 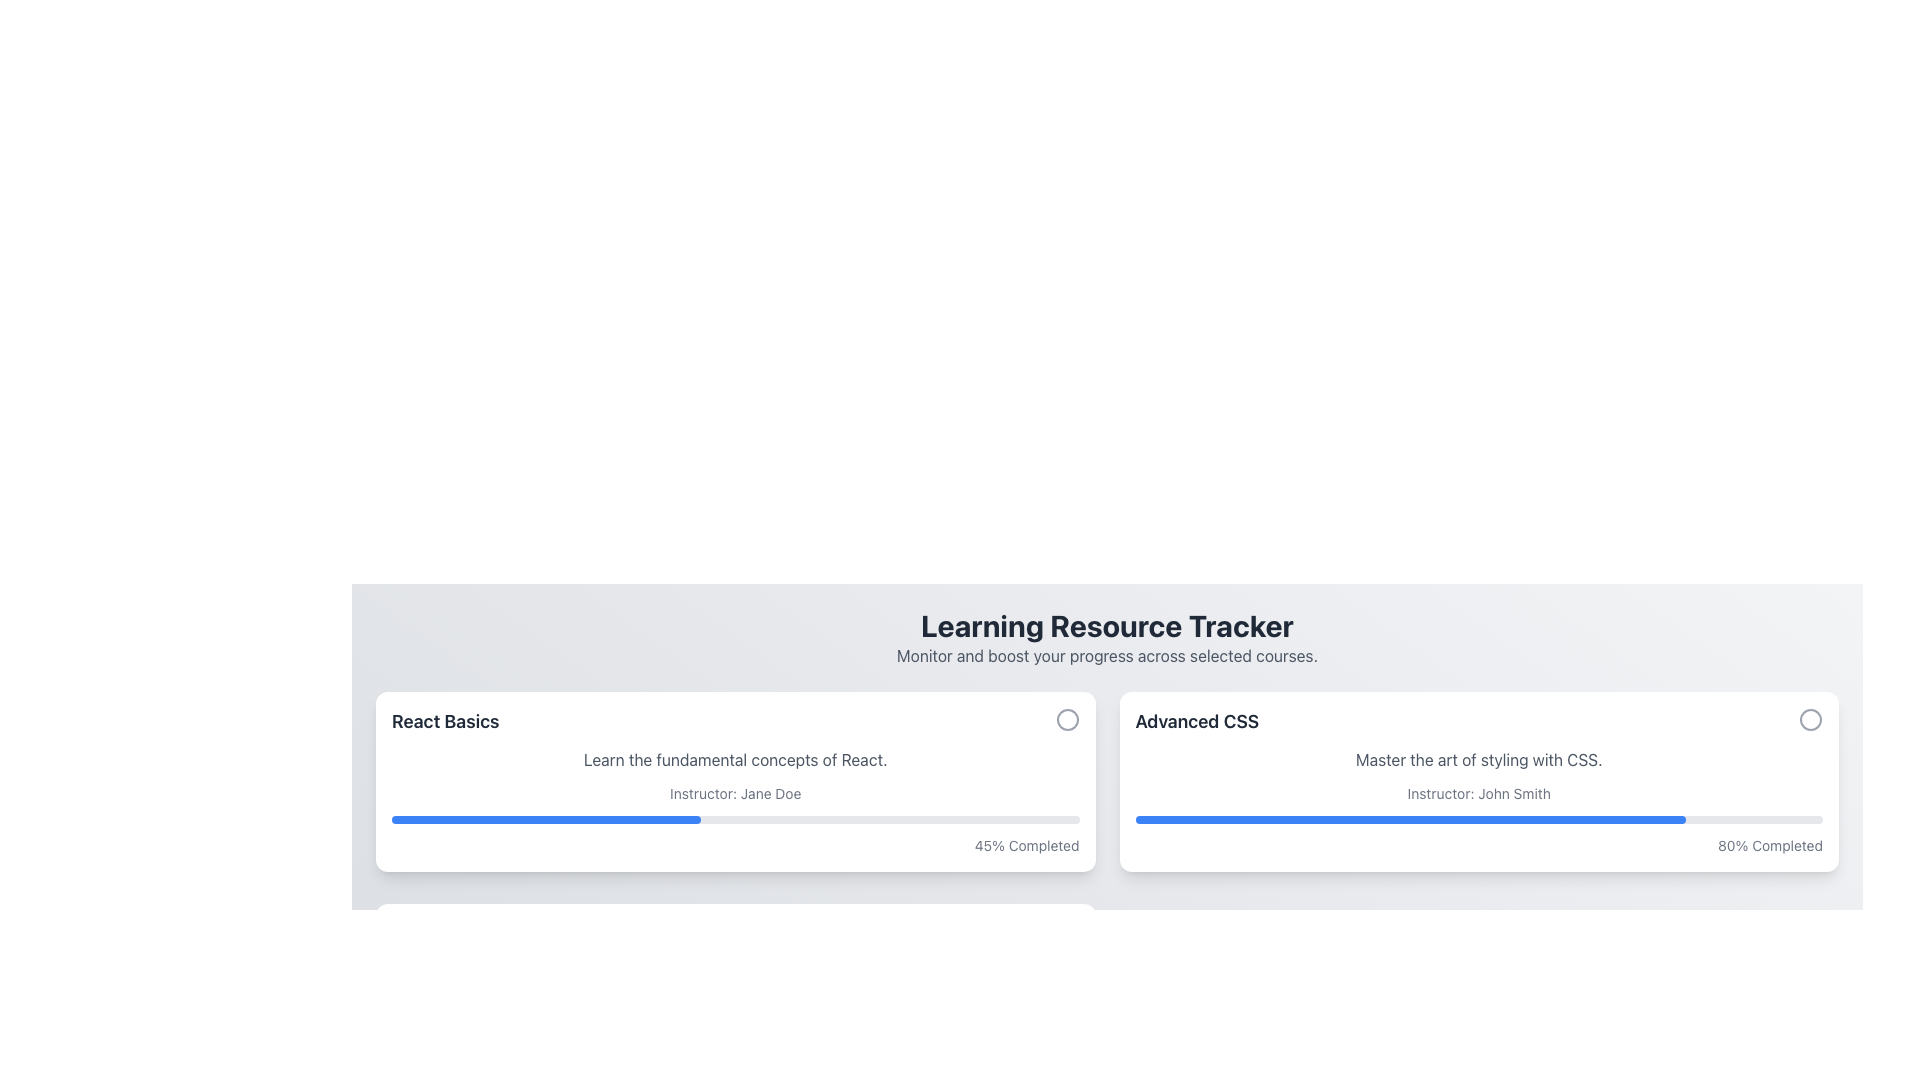 I want to click on gray-colored text 'Master the art of styling with CSS.' located beneath the title 'Advanced CSS' and above 'Instructor: John Smith' in the right card layout, so click(x=1479, y=759).